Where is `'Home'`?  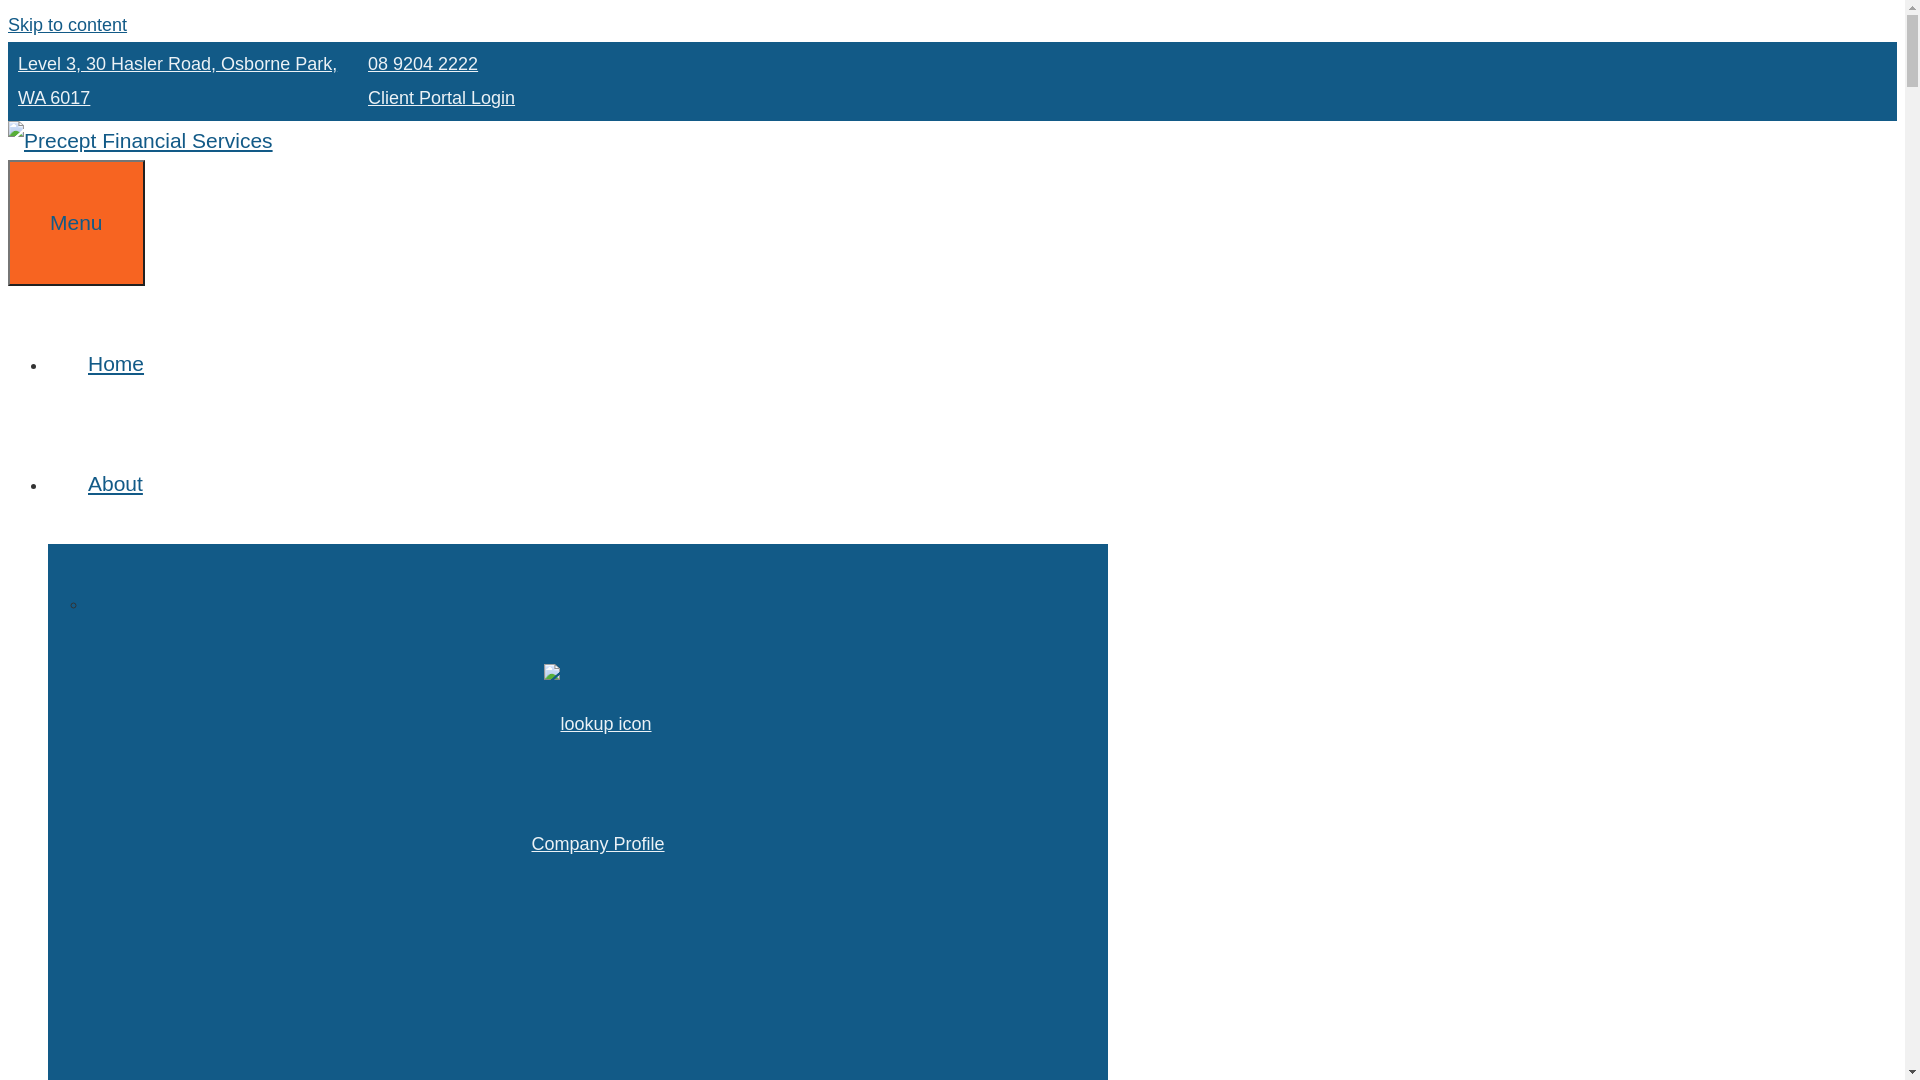 'Home' is located at coordinates (48, 363).